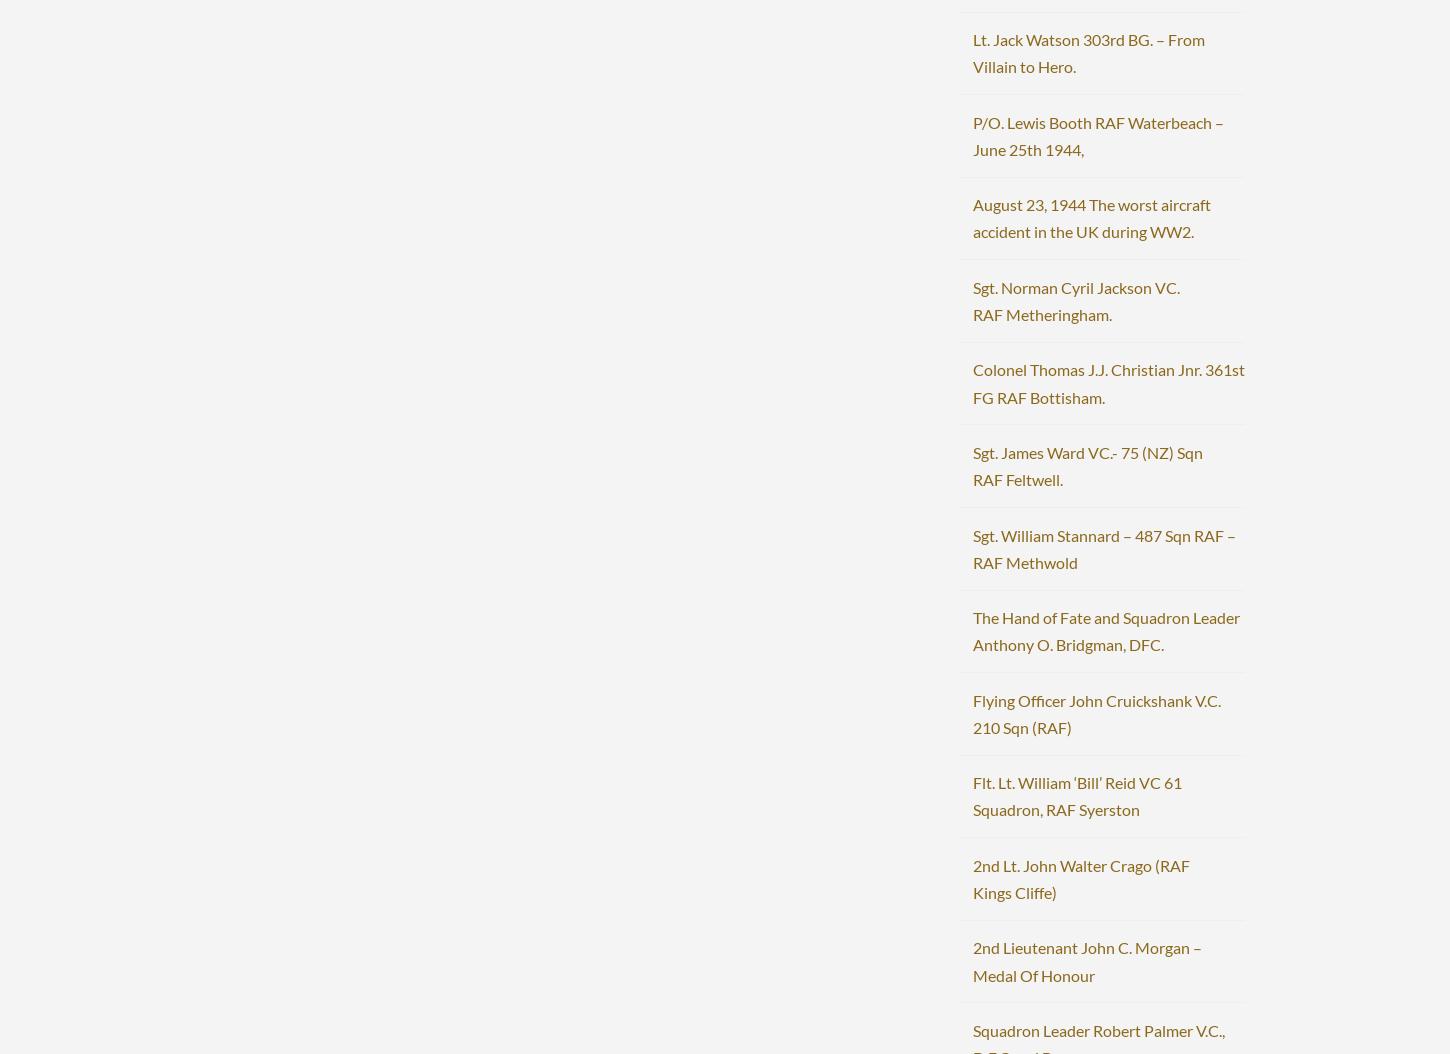 Image resolution: width=1450 pixels, height=1054 pixels. What do you see at coordinates (971, 299) in the screenshot?
I see `'Sgt. Norman Cyril Jackson VC. RAF Metheringham.'` at bounding box center [971, 299].